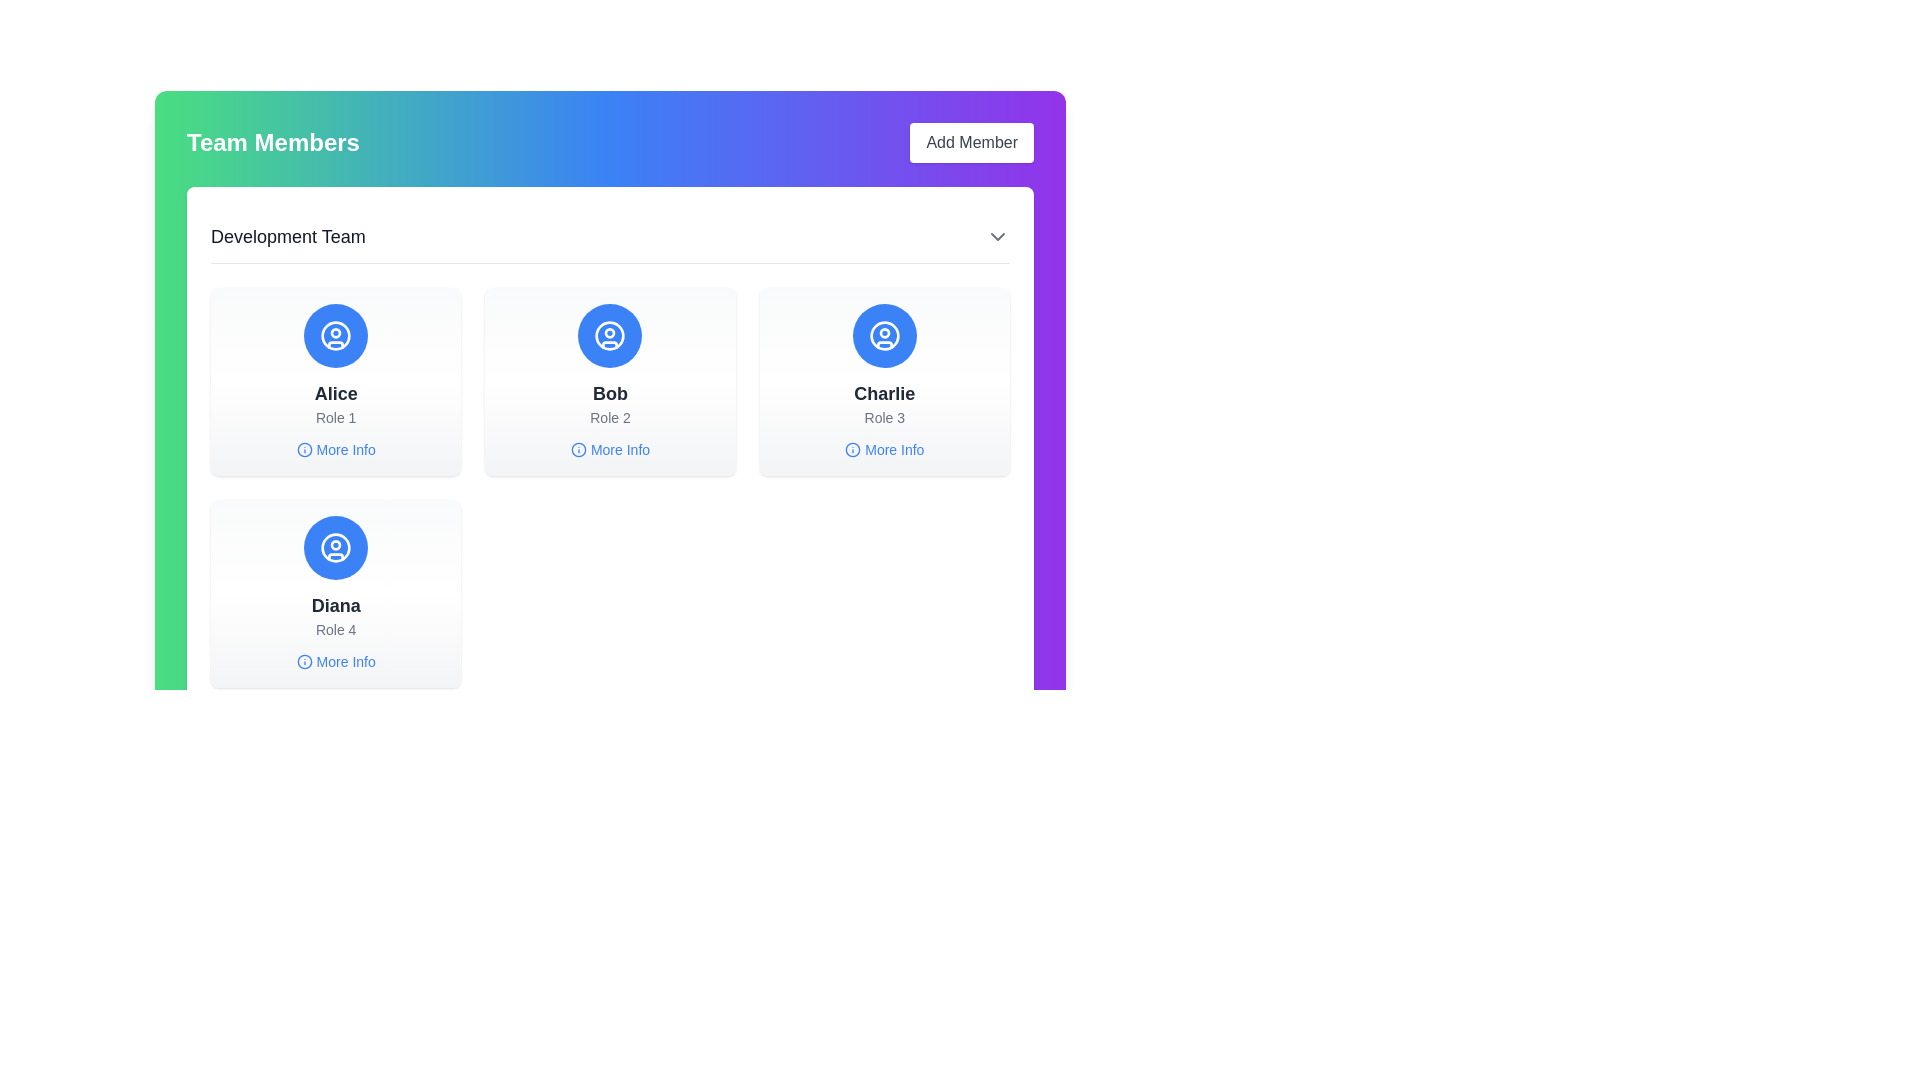 This screenshot has height=1080, width=1920. Describe the element at coordinates (336, 593) in the screenshot. I see `the Team member card located in the bottom-left position of the grid layout` at that location.